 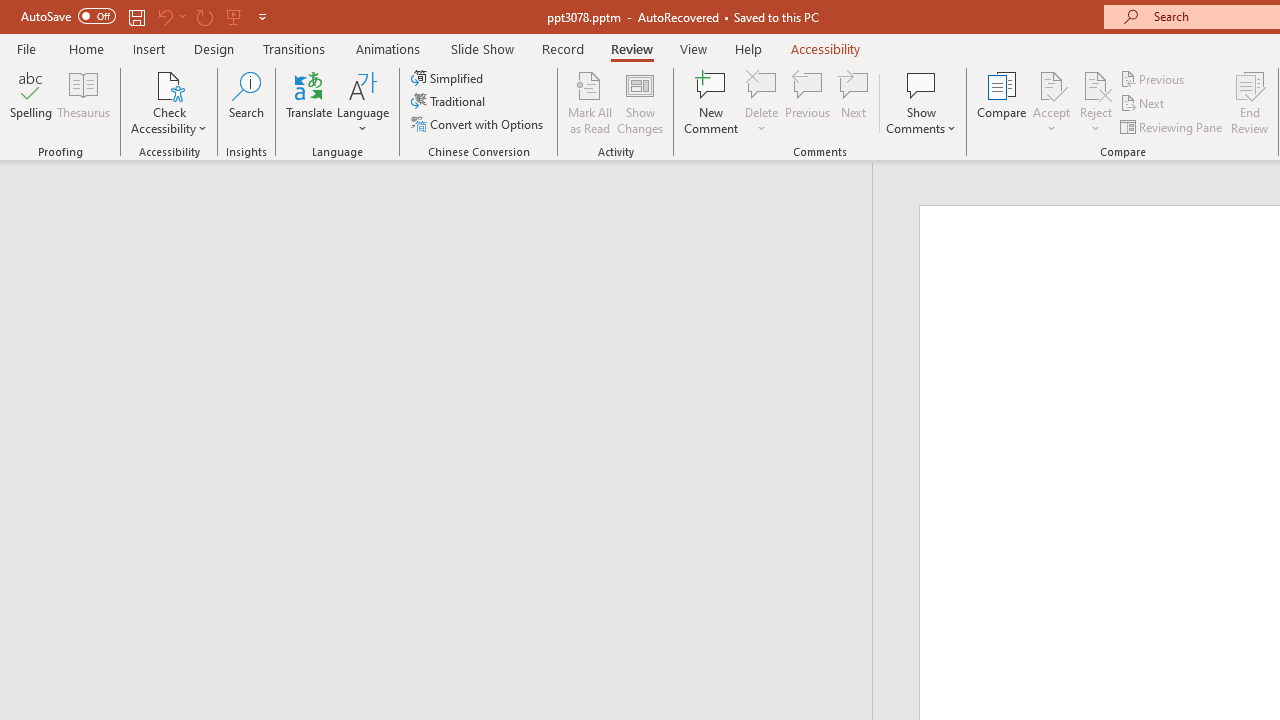 What do you see at coordinates (640, 103) in the screenshot?
I see `'Show Changes'` at bounding box center [640, 103].